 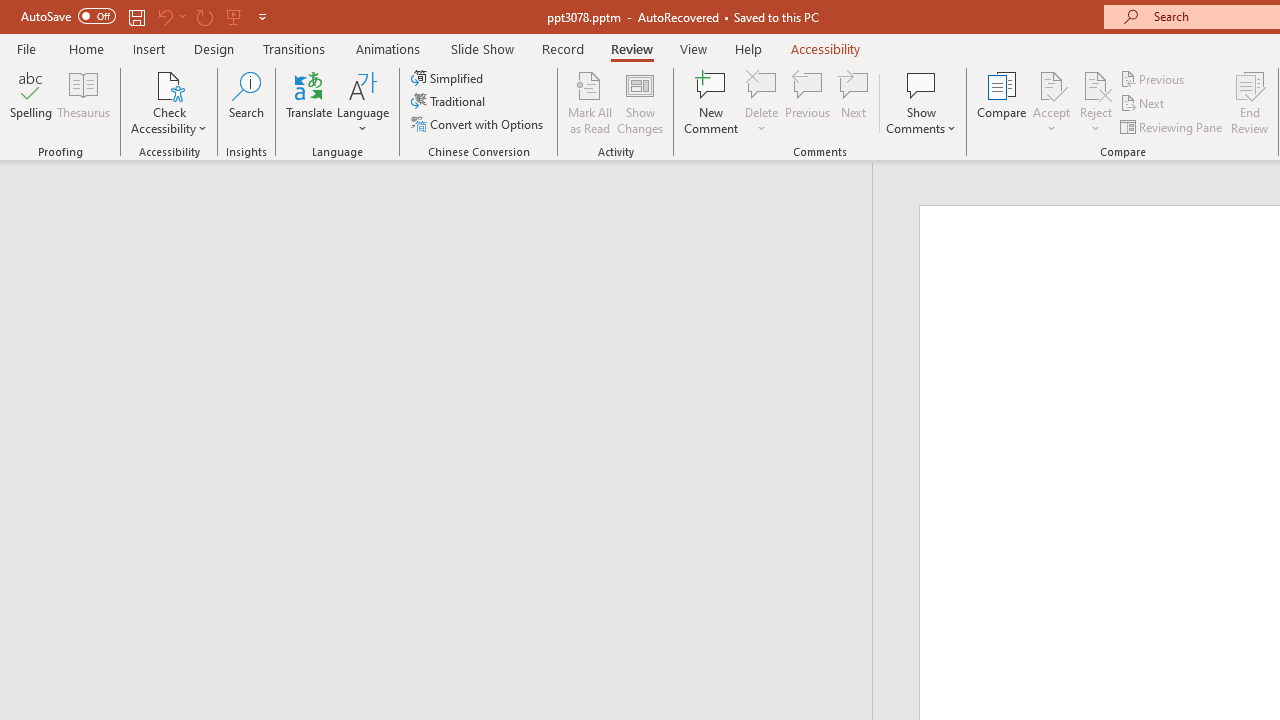 What do you see at coordinates (640, 103) in the screenshot?
I see `'Show Changes'` at bounding box center [640, 103].